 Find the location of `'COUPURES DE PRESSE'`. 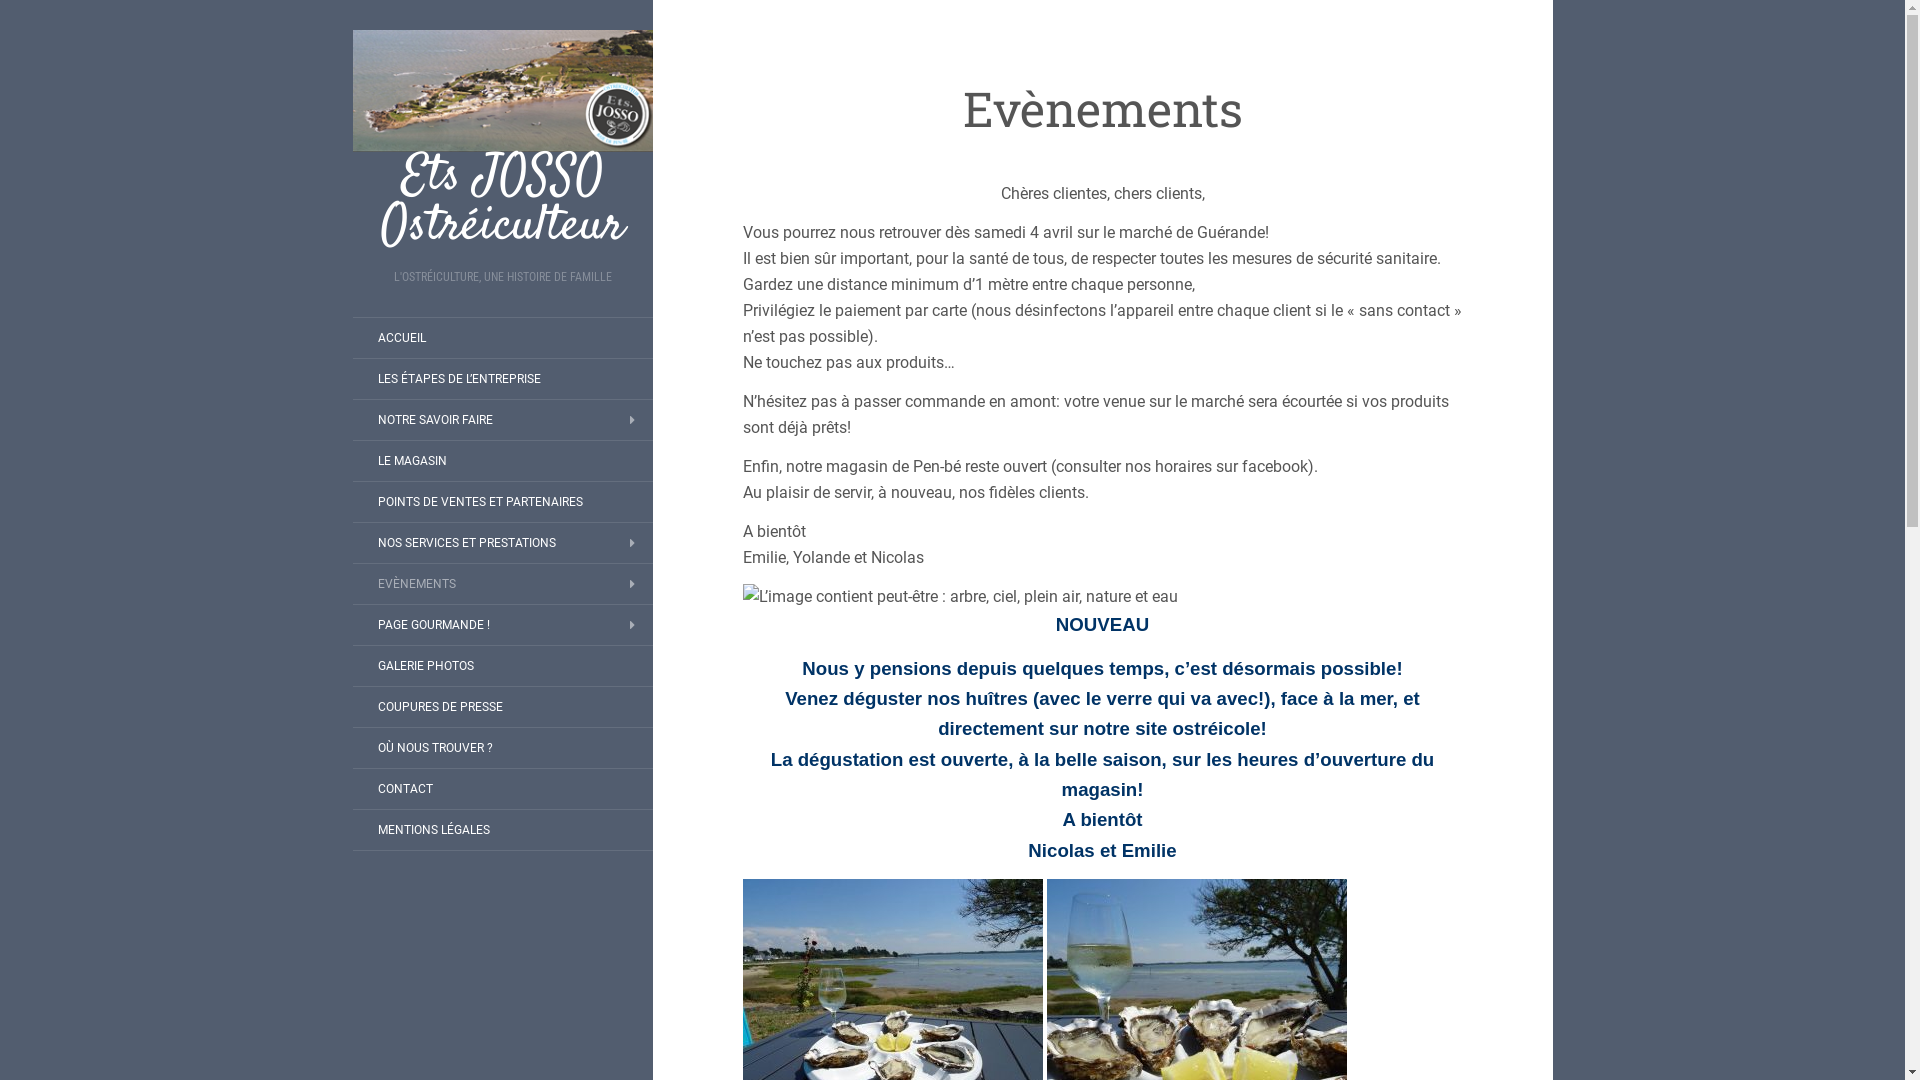

'COUPURES DE PRESSE' is located at coordinates (438, 705).